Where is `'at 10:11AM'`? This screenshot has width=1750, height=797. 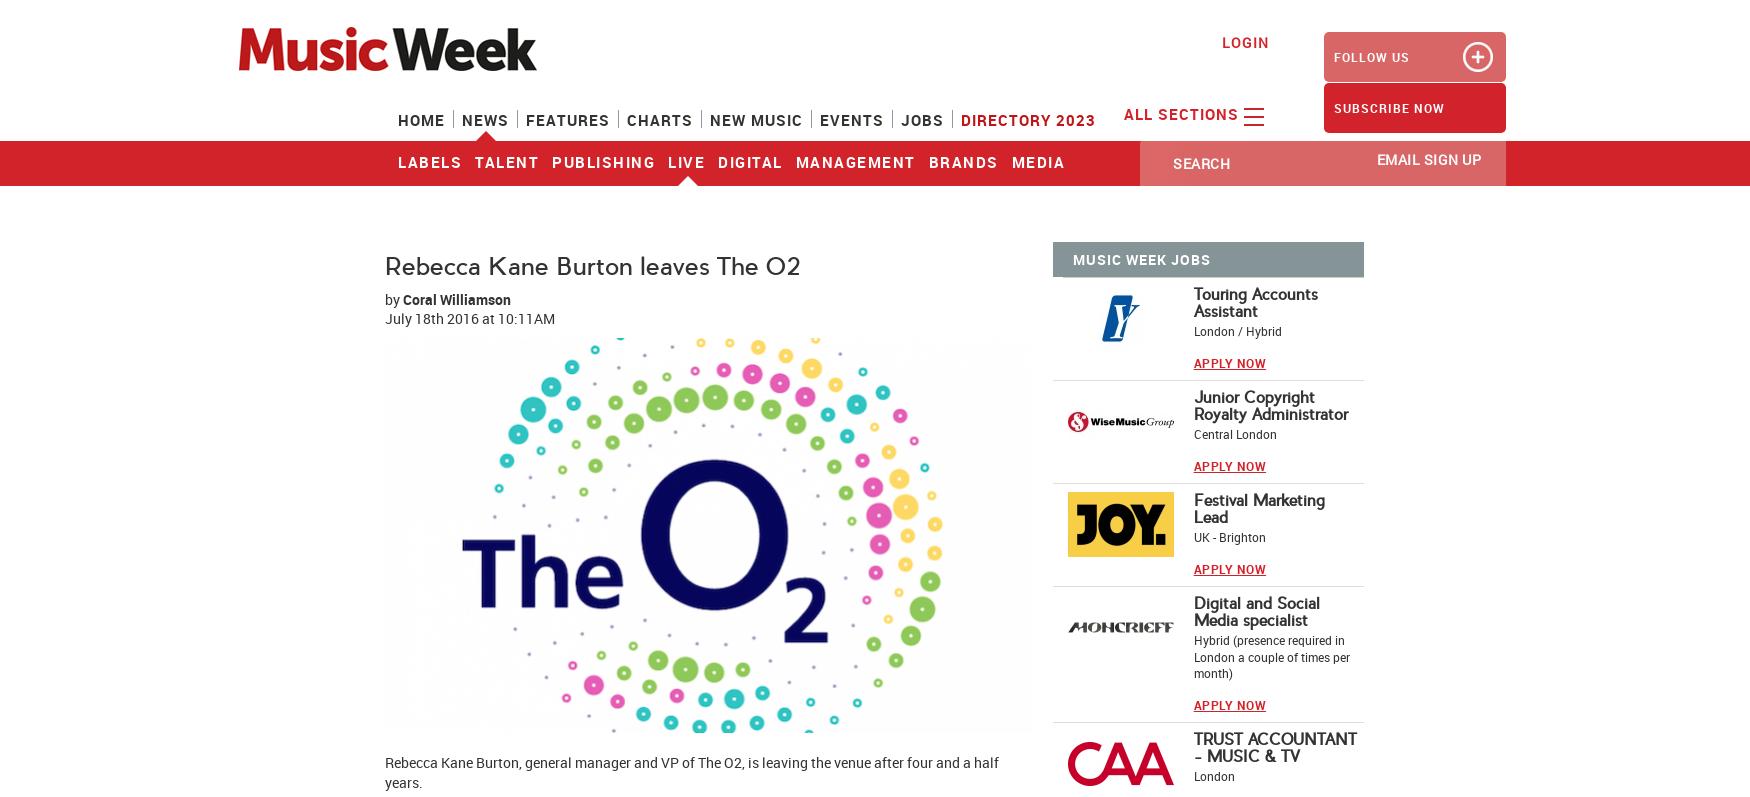
'at 10:11AM' is located at coordinates (517, 317).